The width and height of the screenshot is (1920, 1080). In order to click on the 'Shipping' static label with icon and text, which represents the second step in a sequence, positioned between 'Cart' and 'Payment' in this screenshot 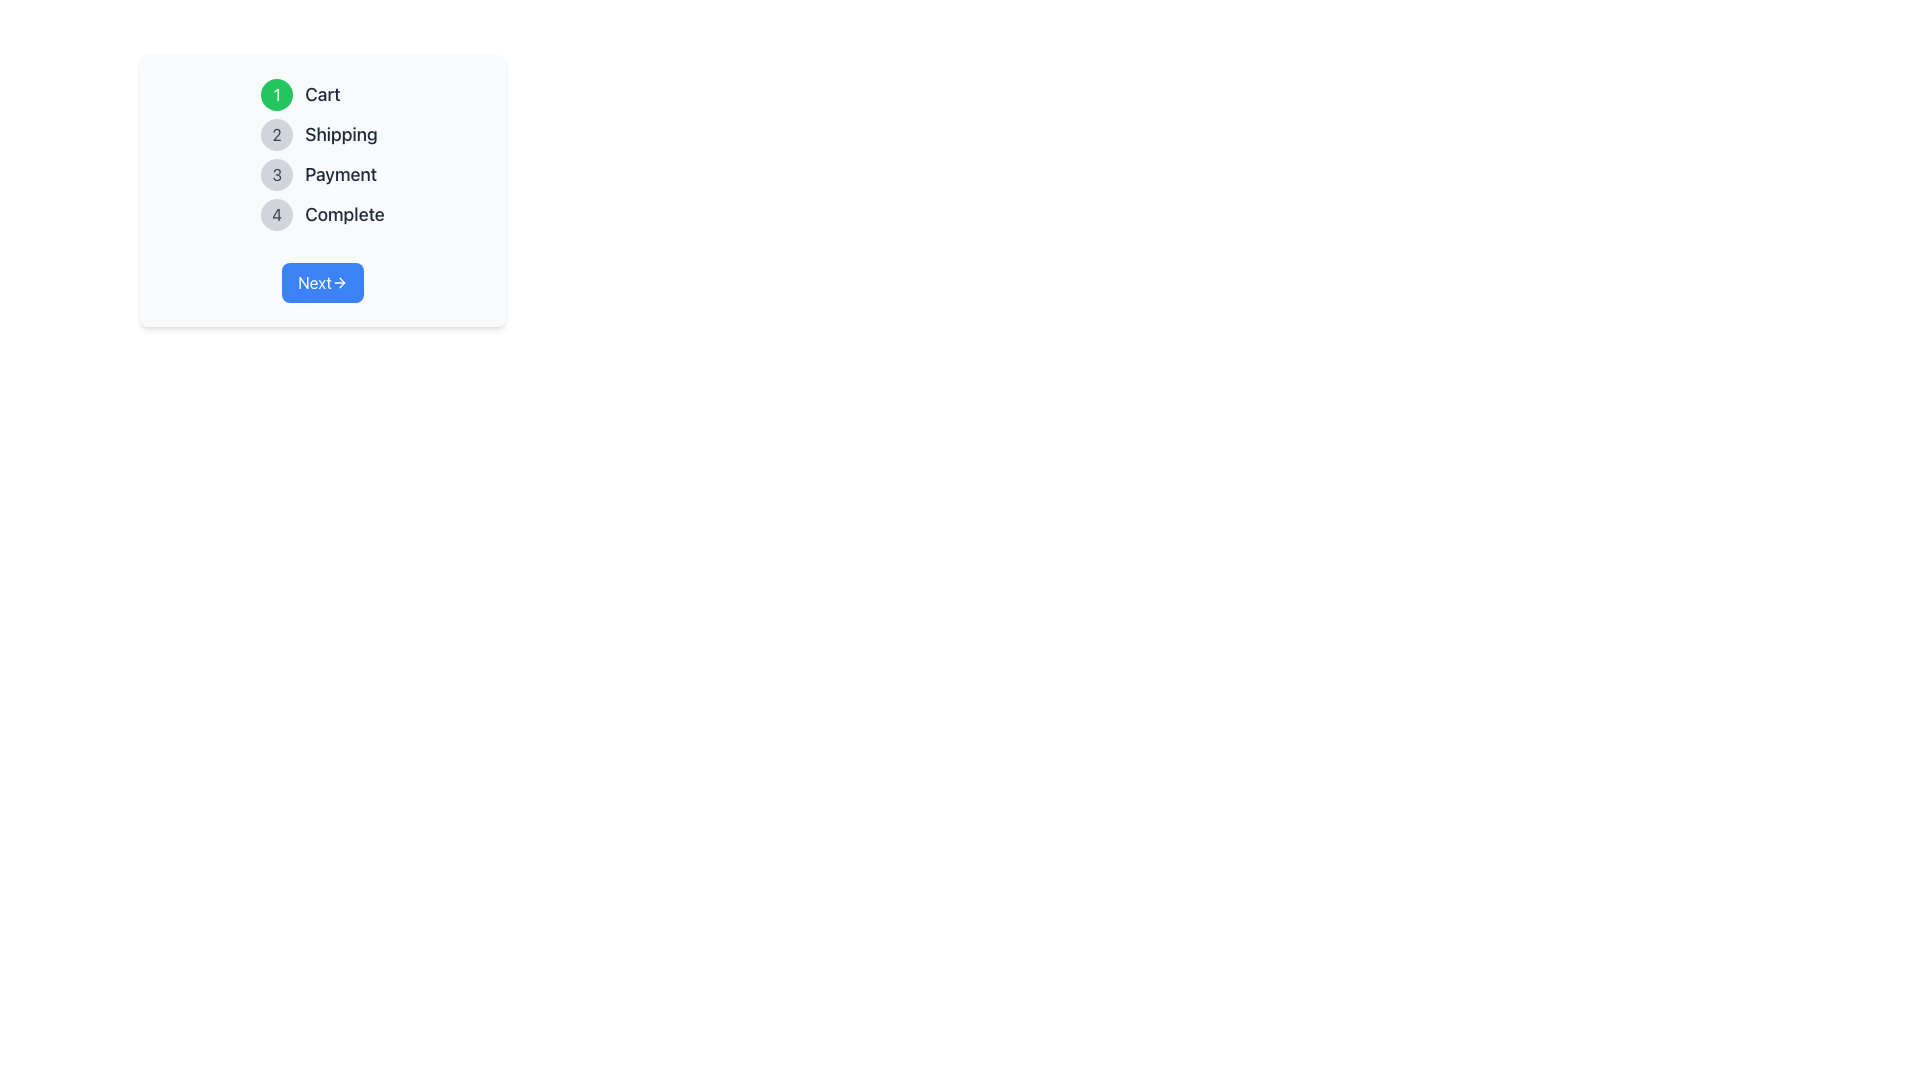, I will do `click(322, 135)`.